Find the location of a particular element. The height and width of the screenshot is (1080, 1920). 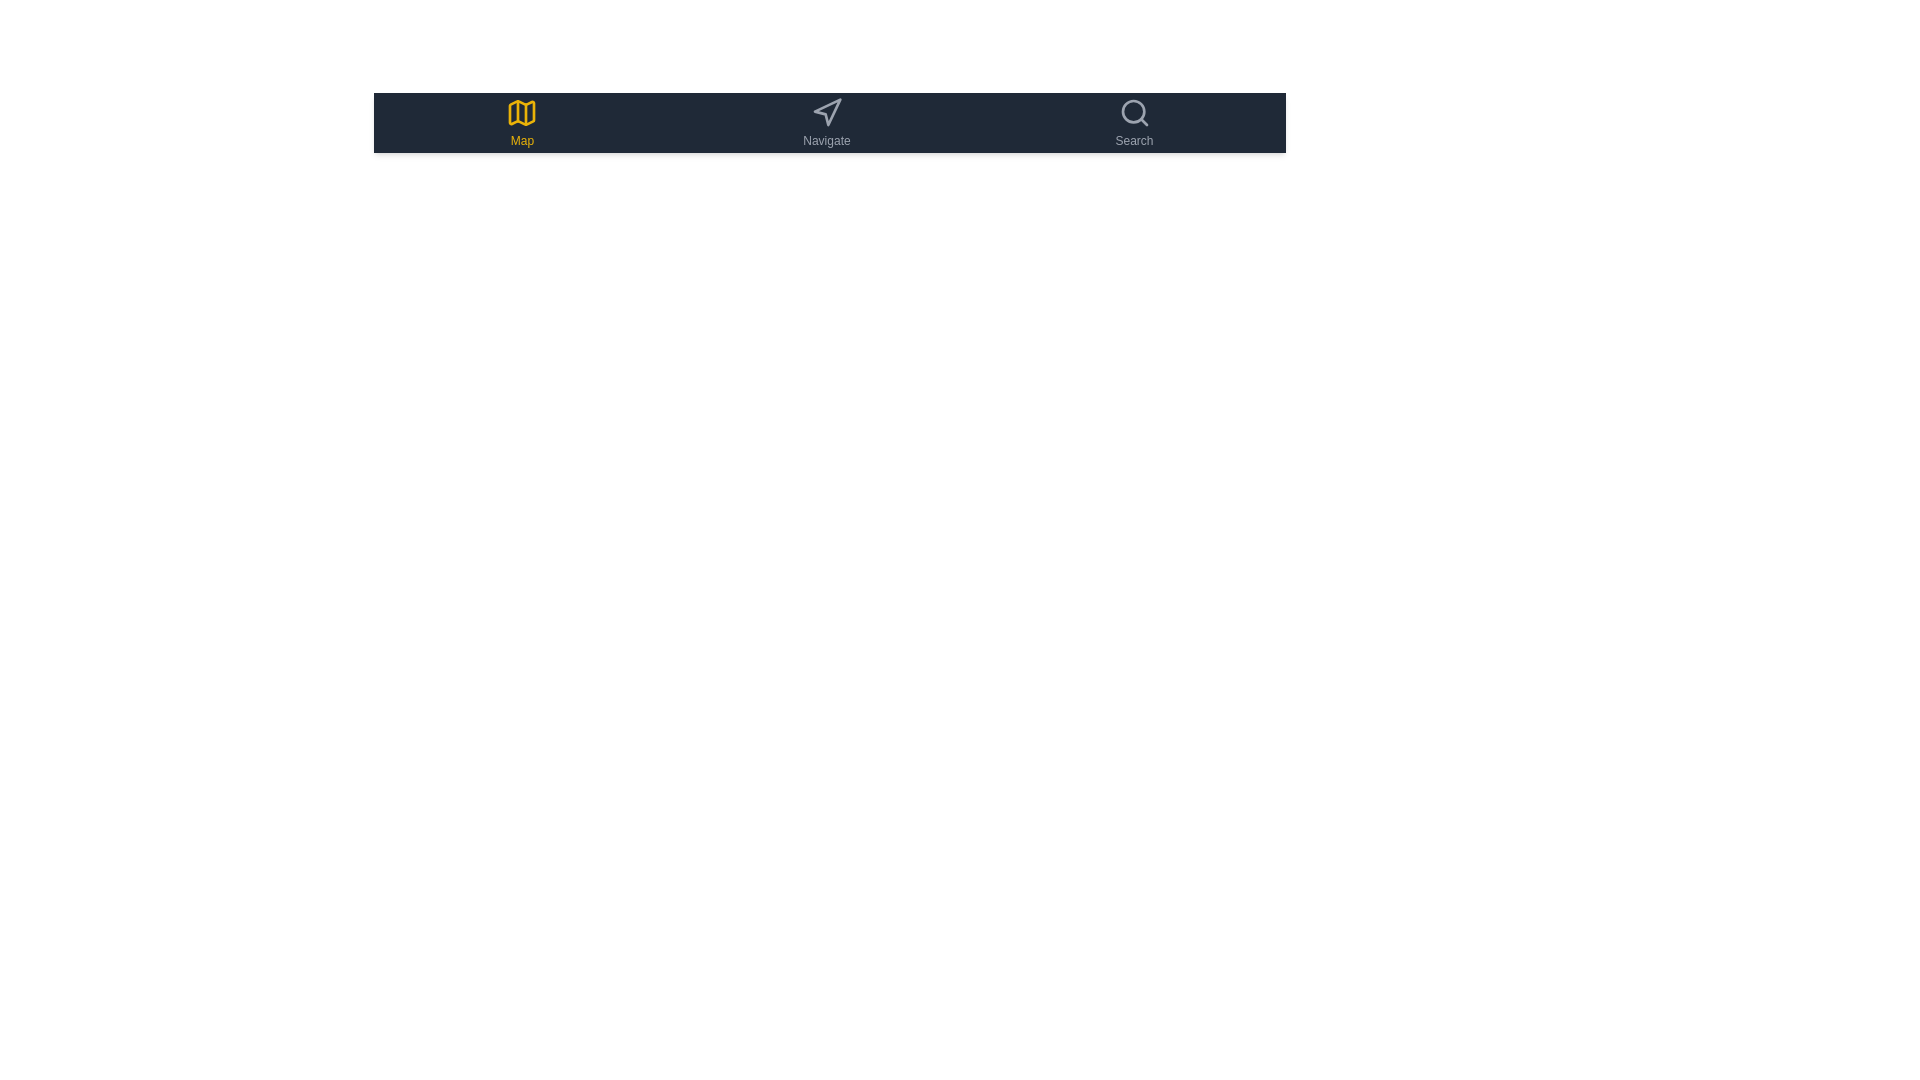

the 'Search' button located in the rightmost position of the horizontal navigation bar, which features a magnifying glass icon and the label 'Search' beneath it is located at coordinates (1134, 123).